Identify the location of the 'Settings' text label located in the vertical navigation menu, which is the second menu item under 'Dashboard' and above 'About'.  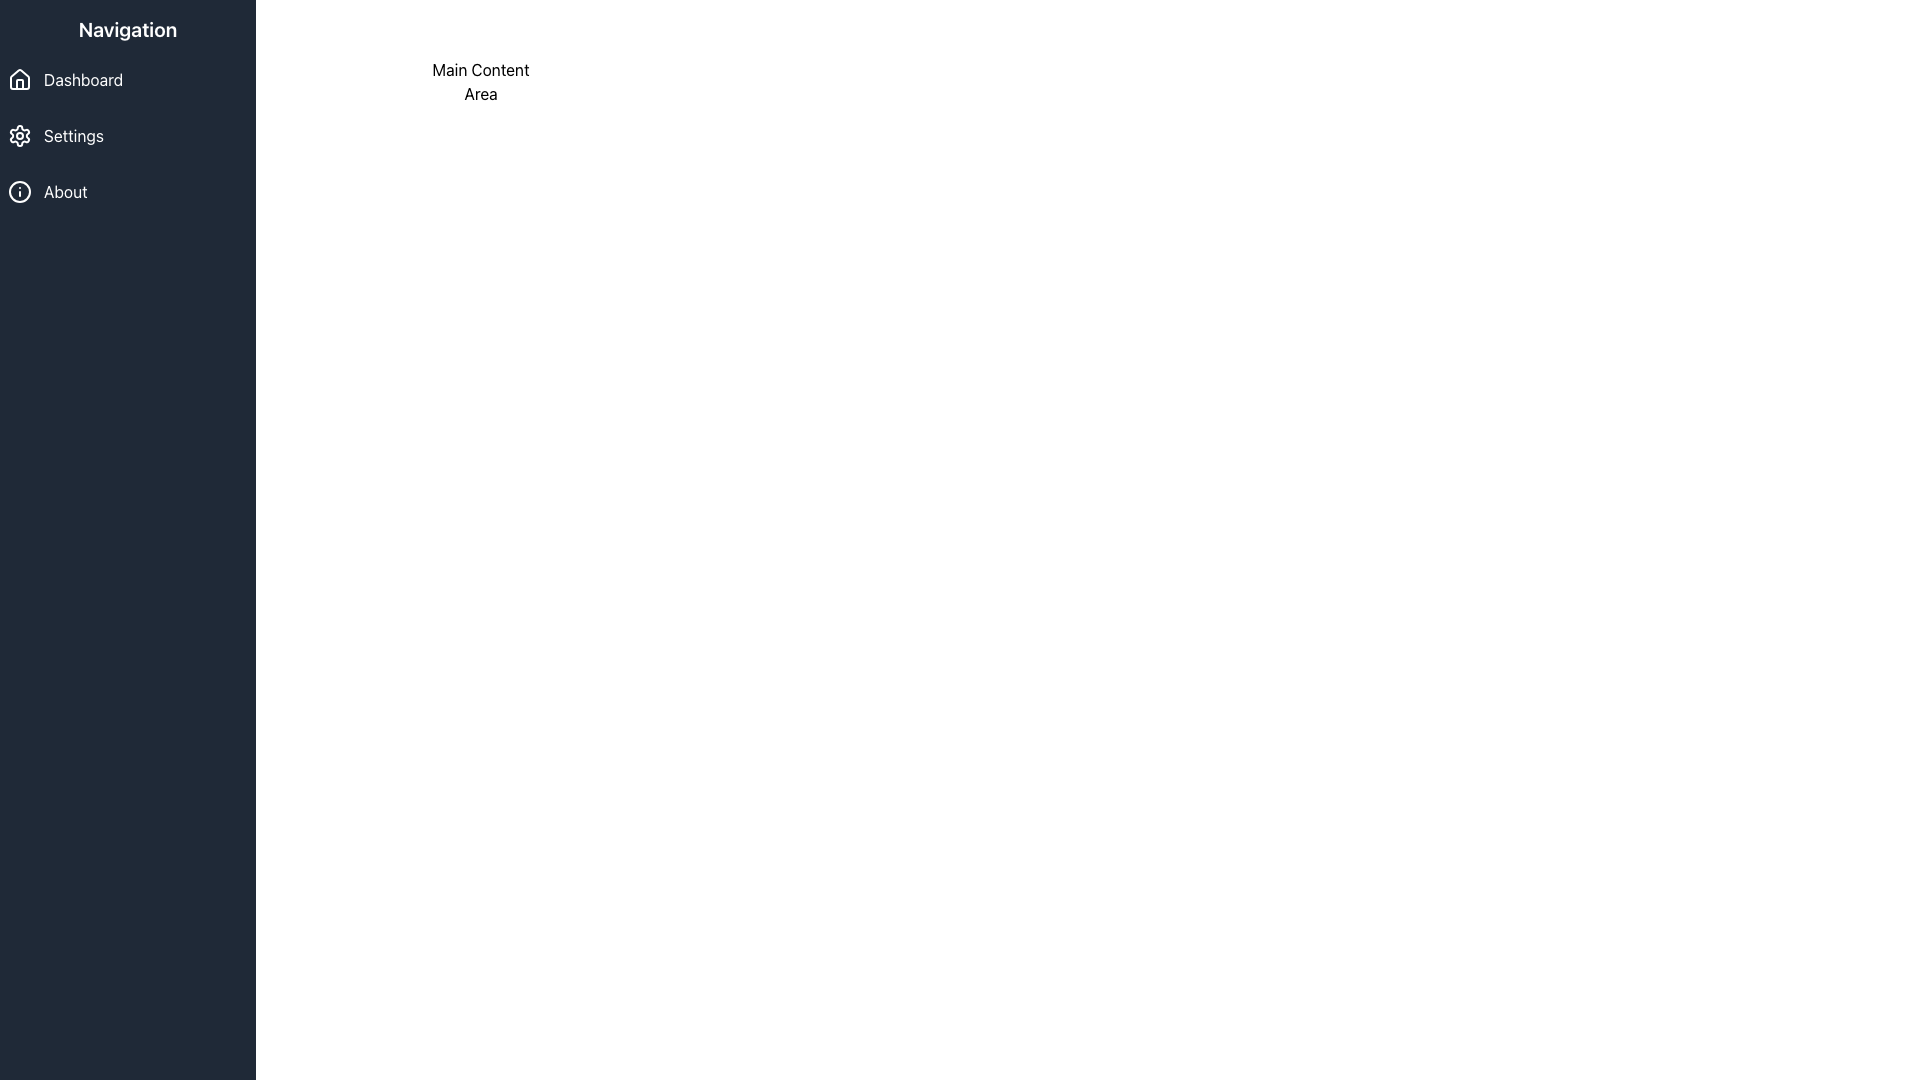
(73, 135).